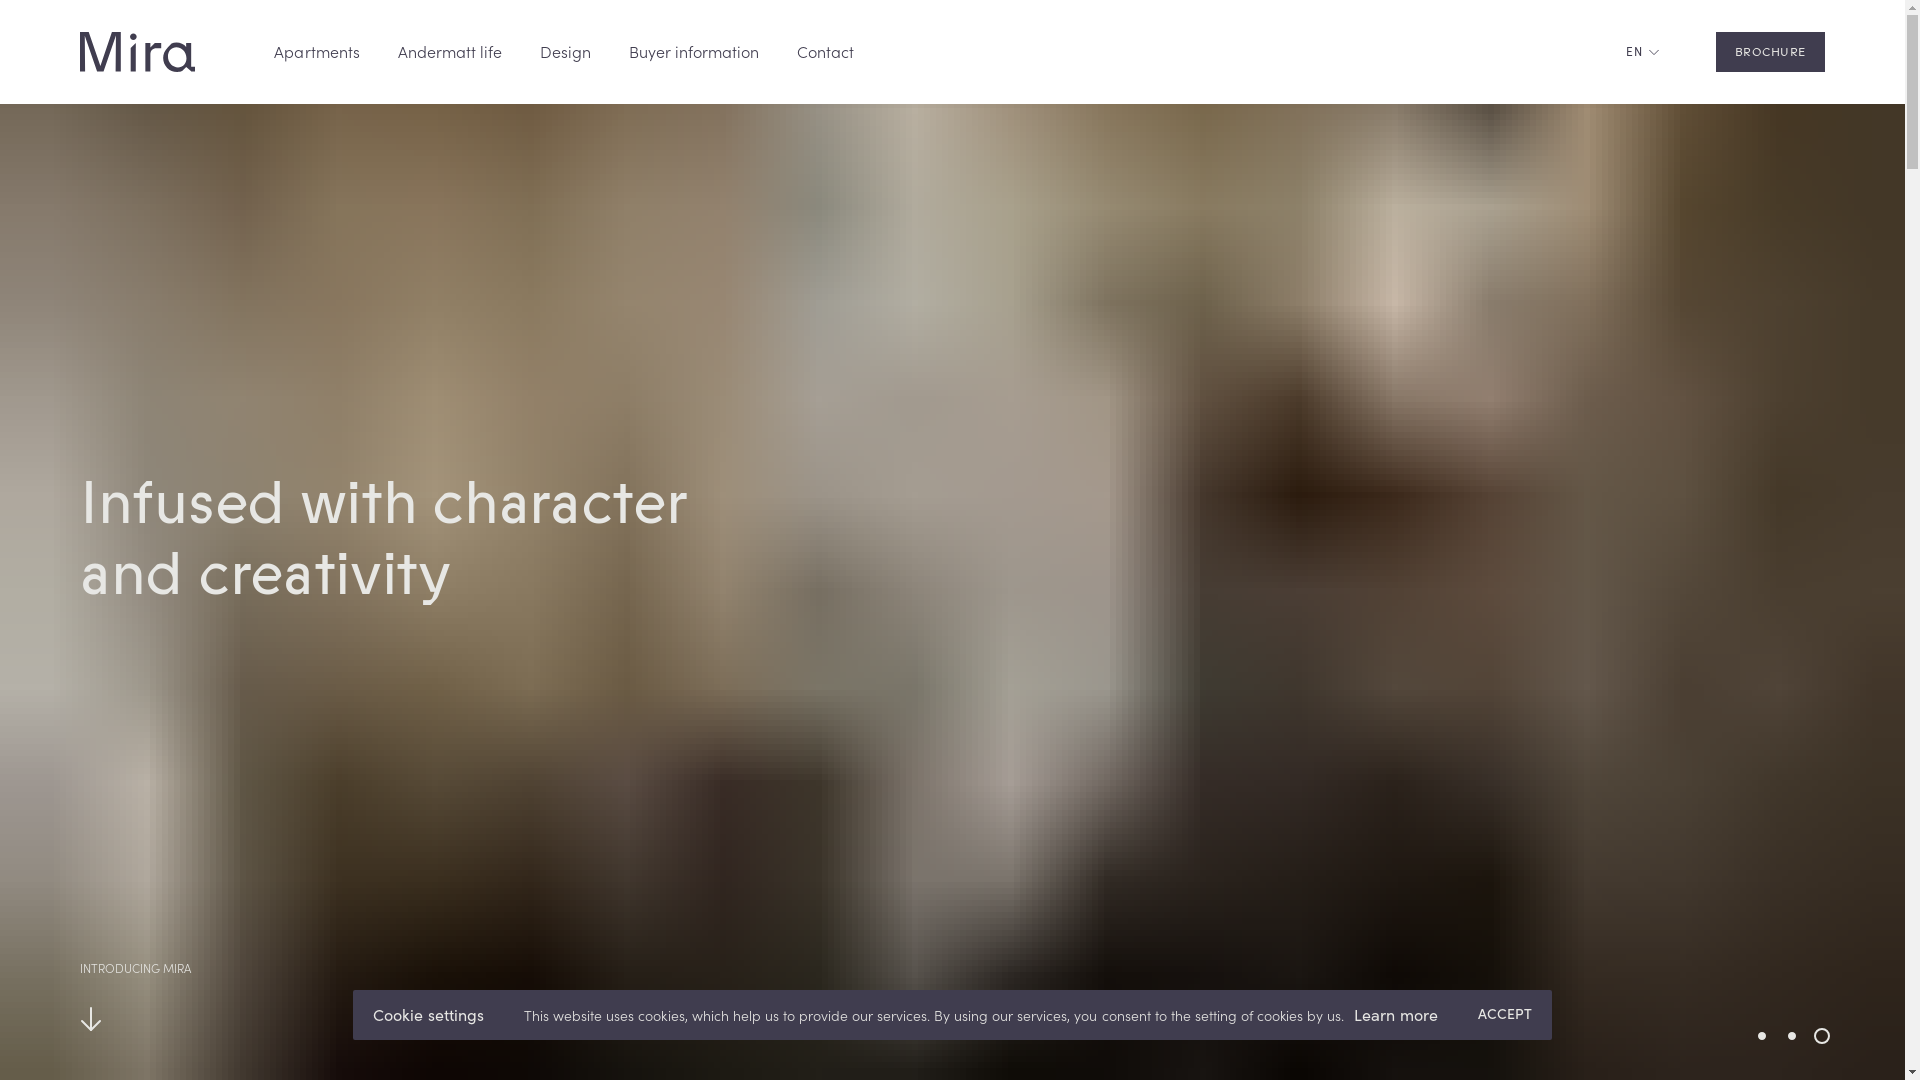 Image resolution: width=1920 pixels, height=1080 pixels. Describe the element at coordinates (564, 50) in the screenshot. I see `'Design'` at that location.